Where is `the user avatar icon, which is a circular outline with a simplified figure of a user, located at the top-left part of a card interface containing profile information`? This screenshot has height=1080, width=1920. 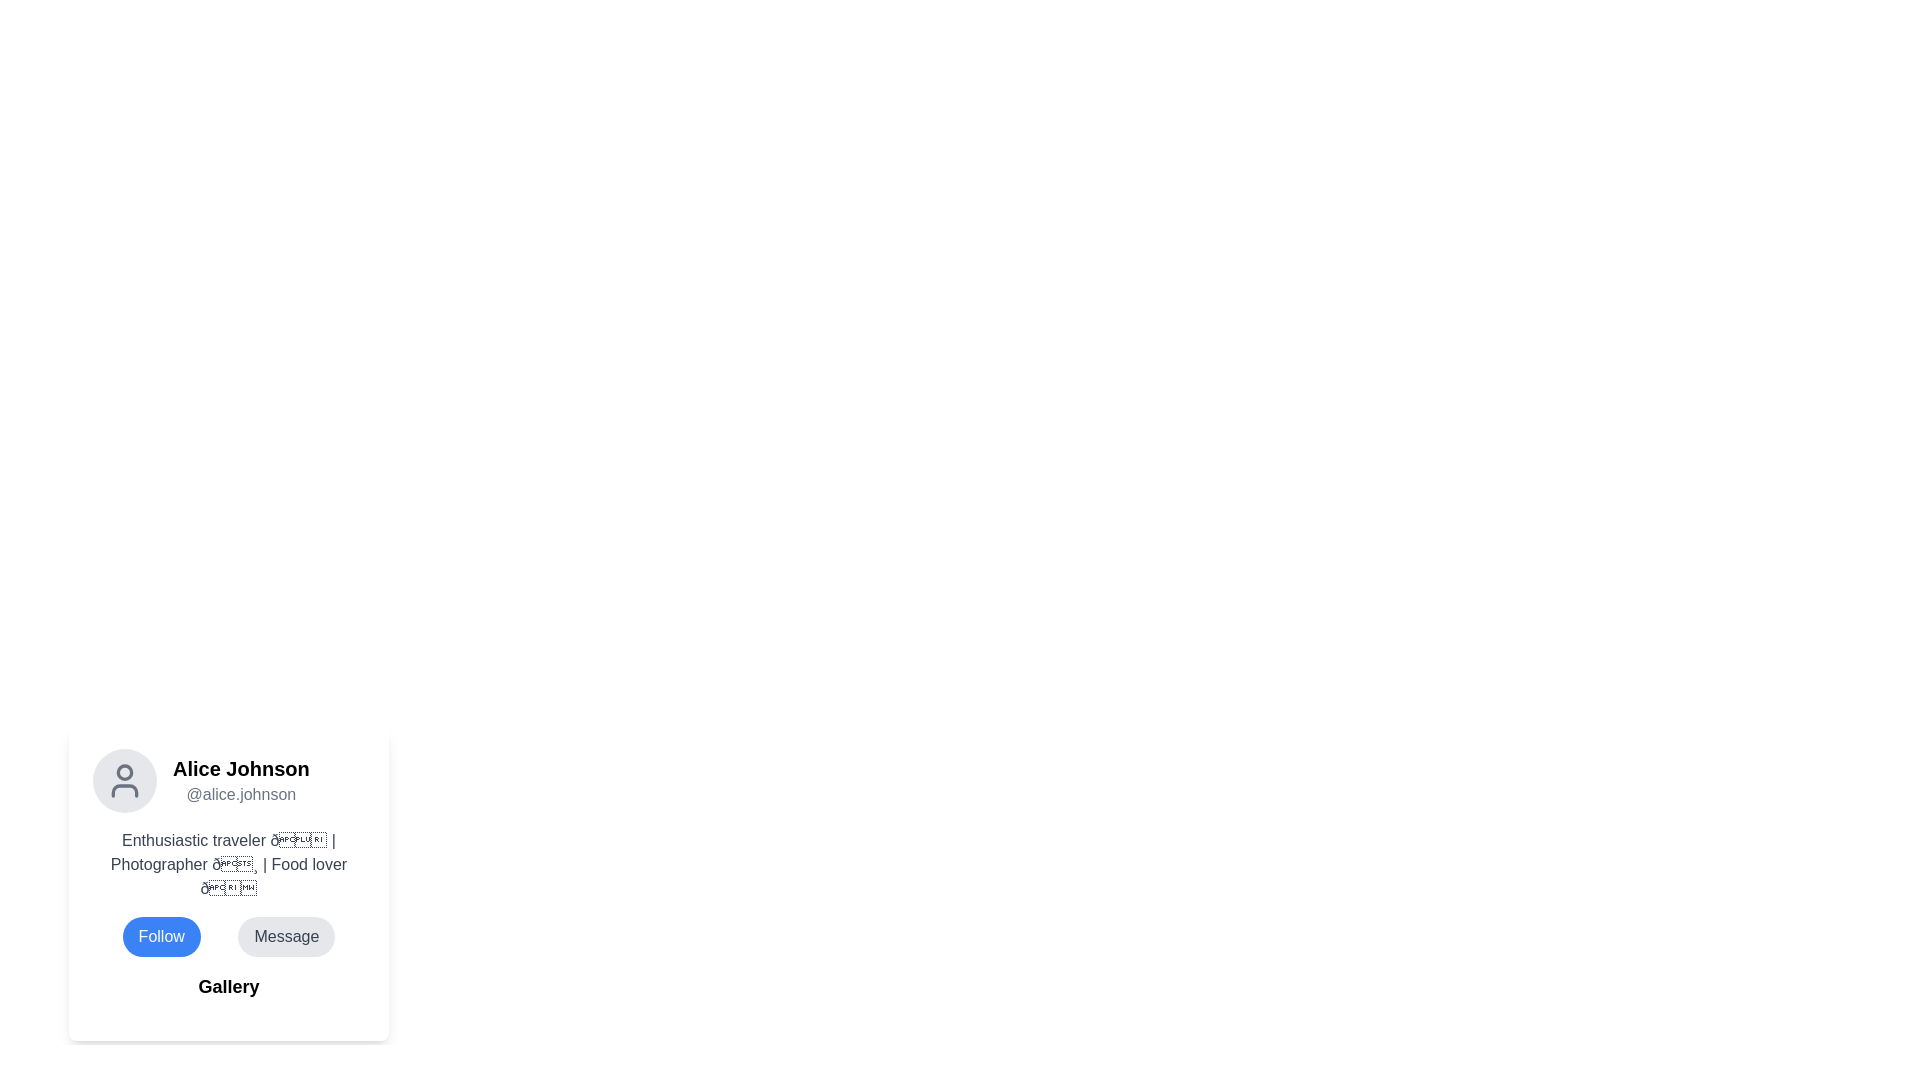
the user avatar icon, which is a circular outline with a simplified figure of a user, located at the top-left part of a card interface containing profile information is located at coordinates (123, 779).